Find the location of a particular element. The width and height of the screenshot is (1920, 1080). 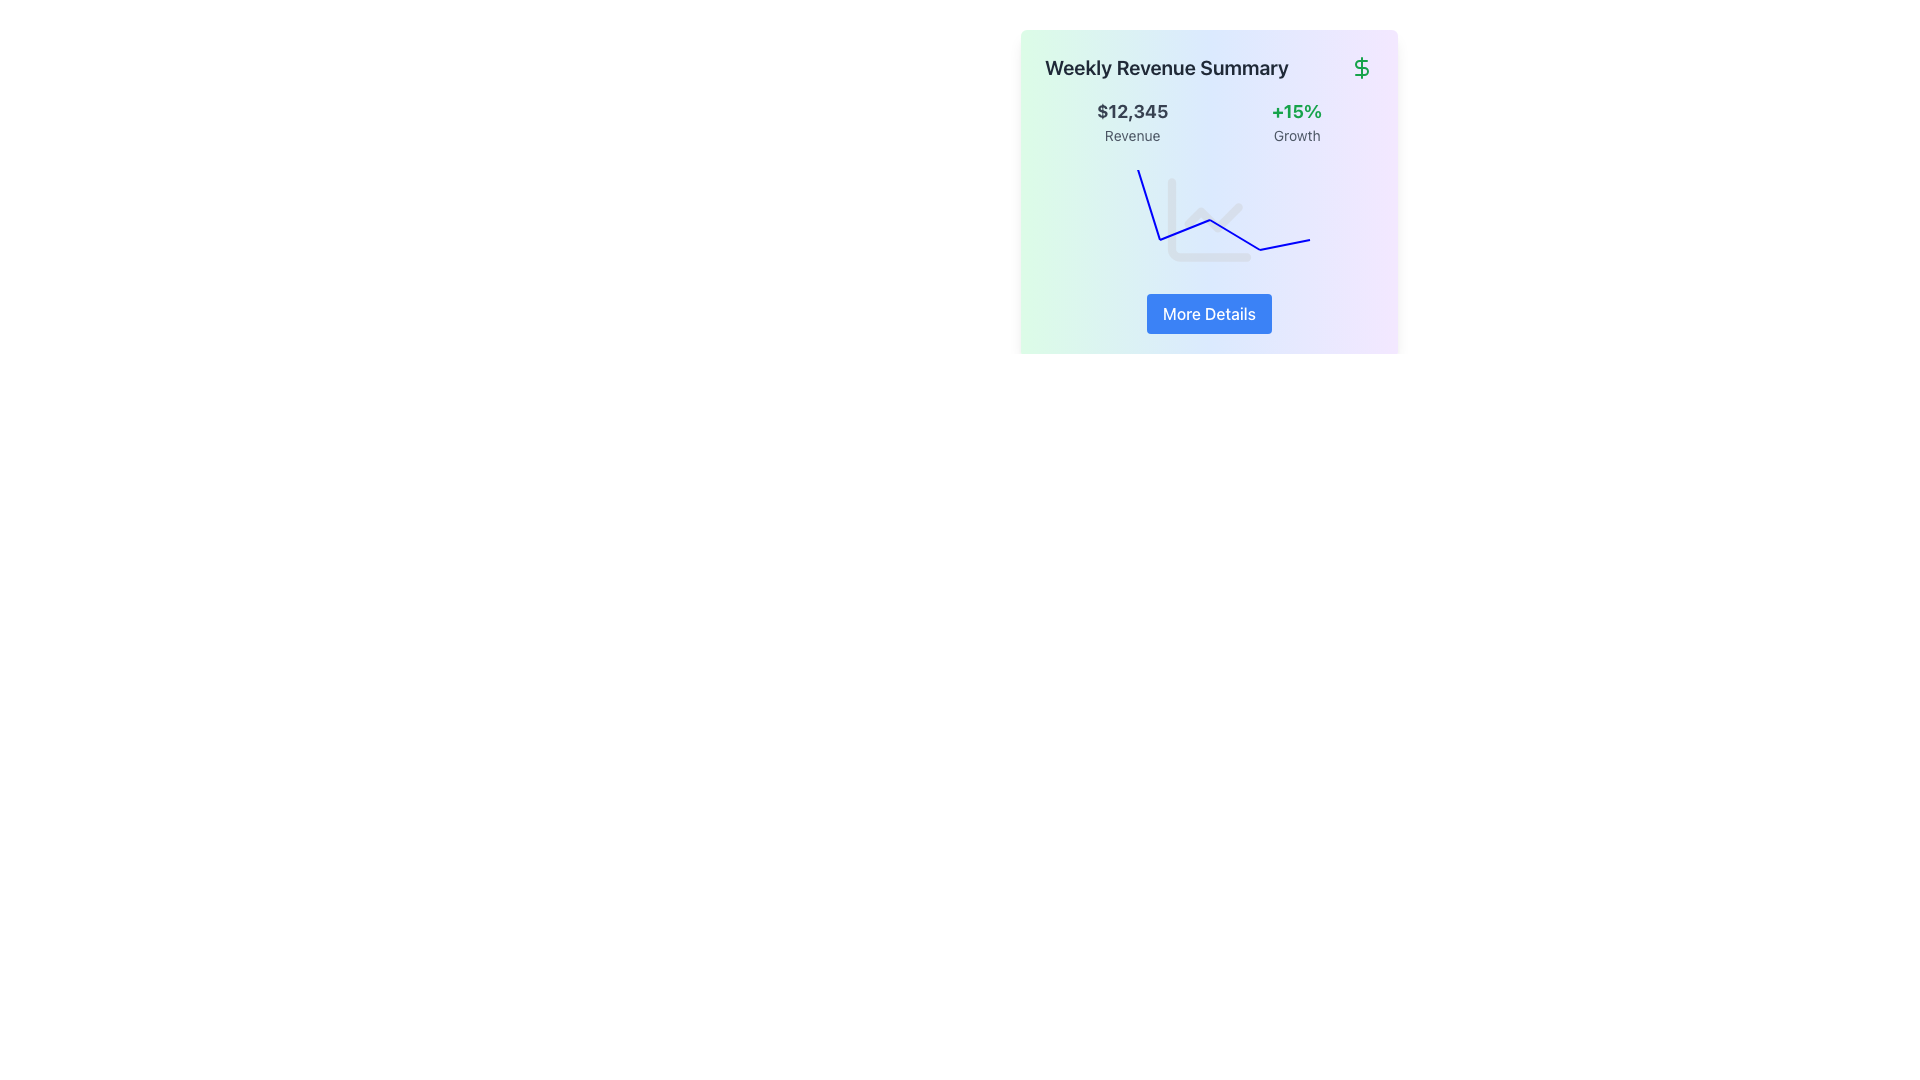

the bold green text label displaying +15% in the upper-right section of the data summary card, indicating a positive change is located at coordinates (1297, 111).